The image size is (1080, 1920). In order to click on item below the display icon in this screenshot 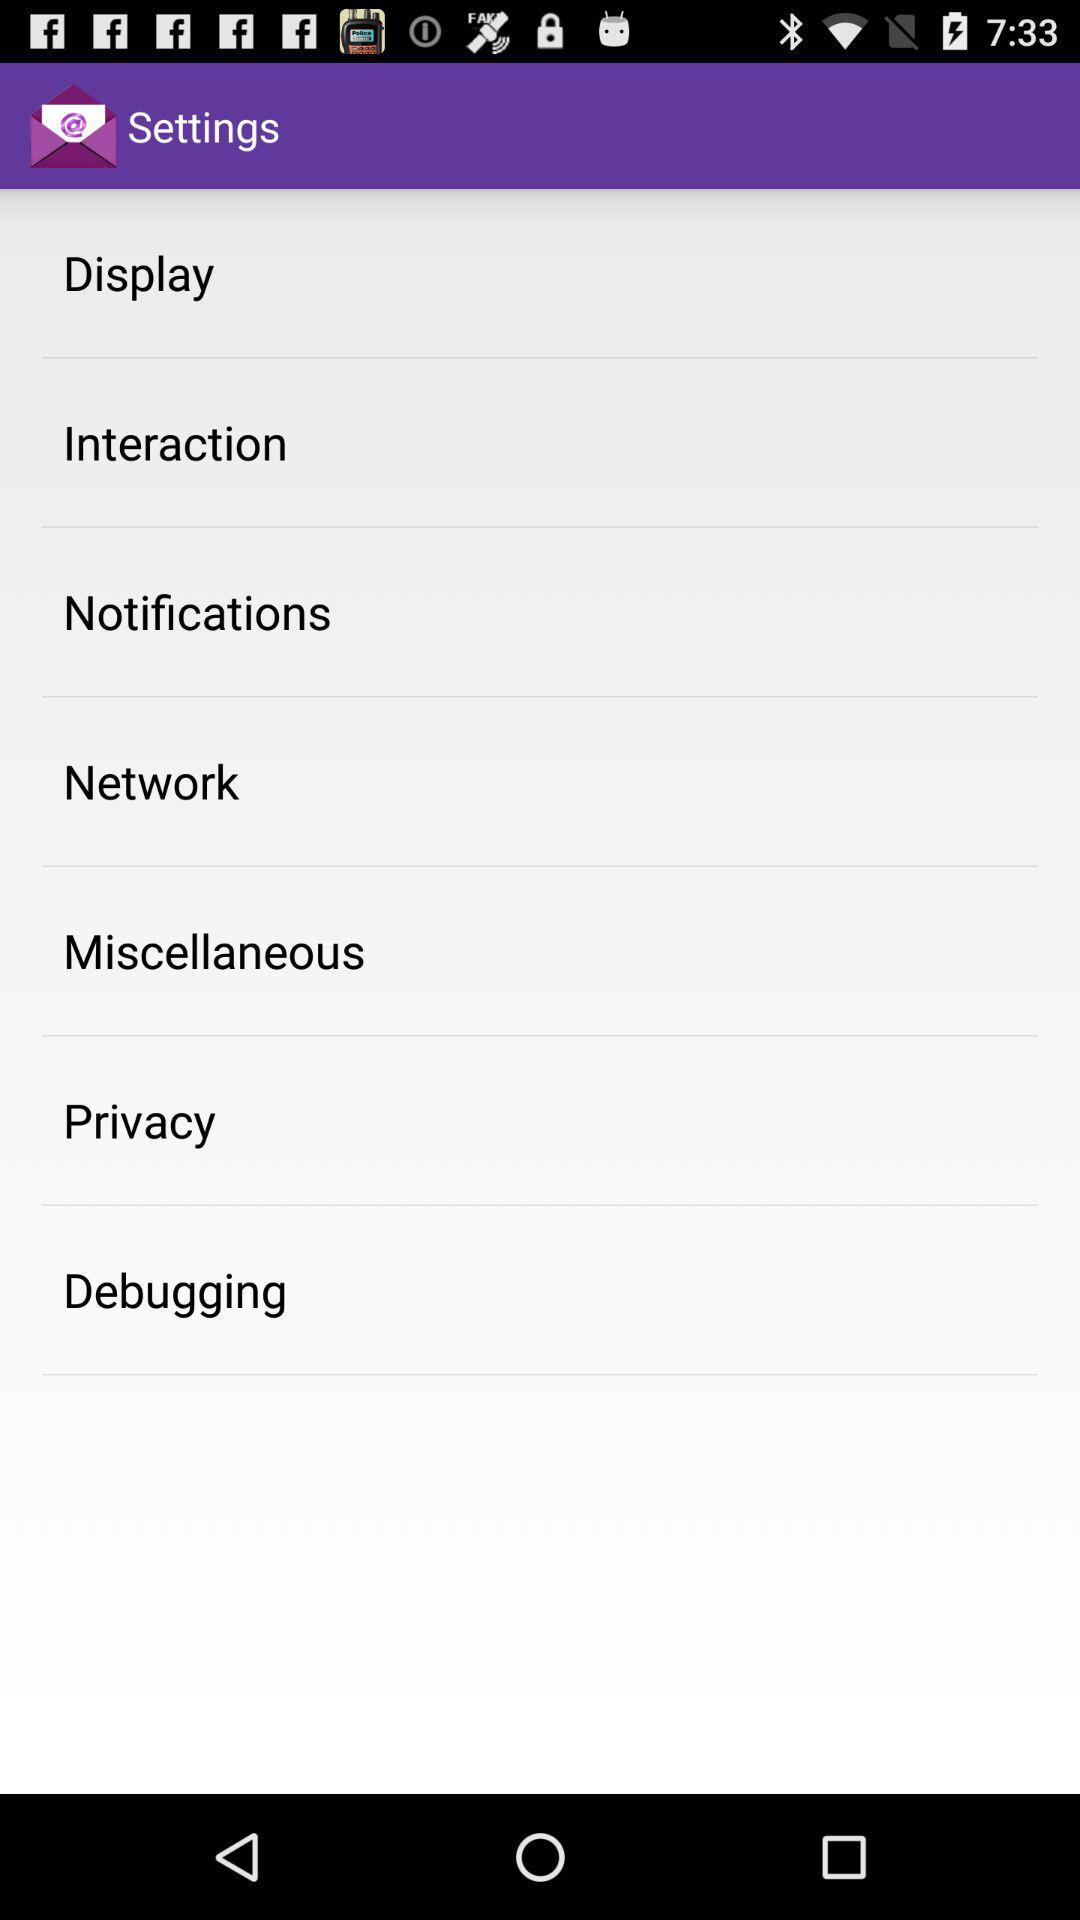, I will do `click(174, 441)`.